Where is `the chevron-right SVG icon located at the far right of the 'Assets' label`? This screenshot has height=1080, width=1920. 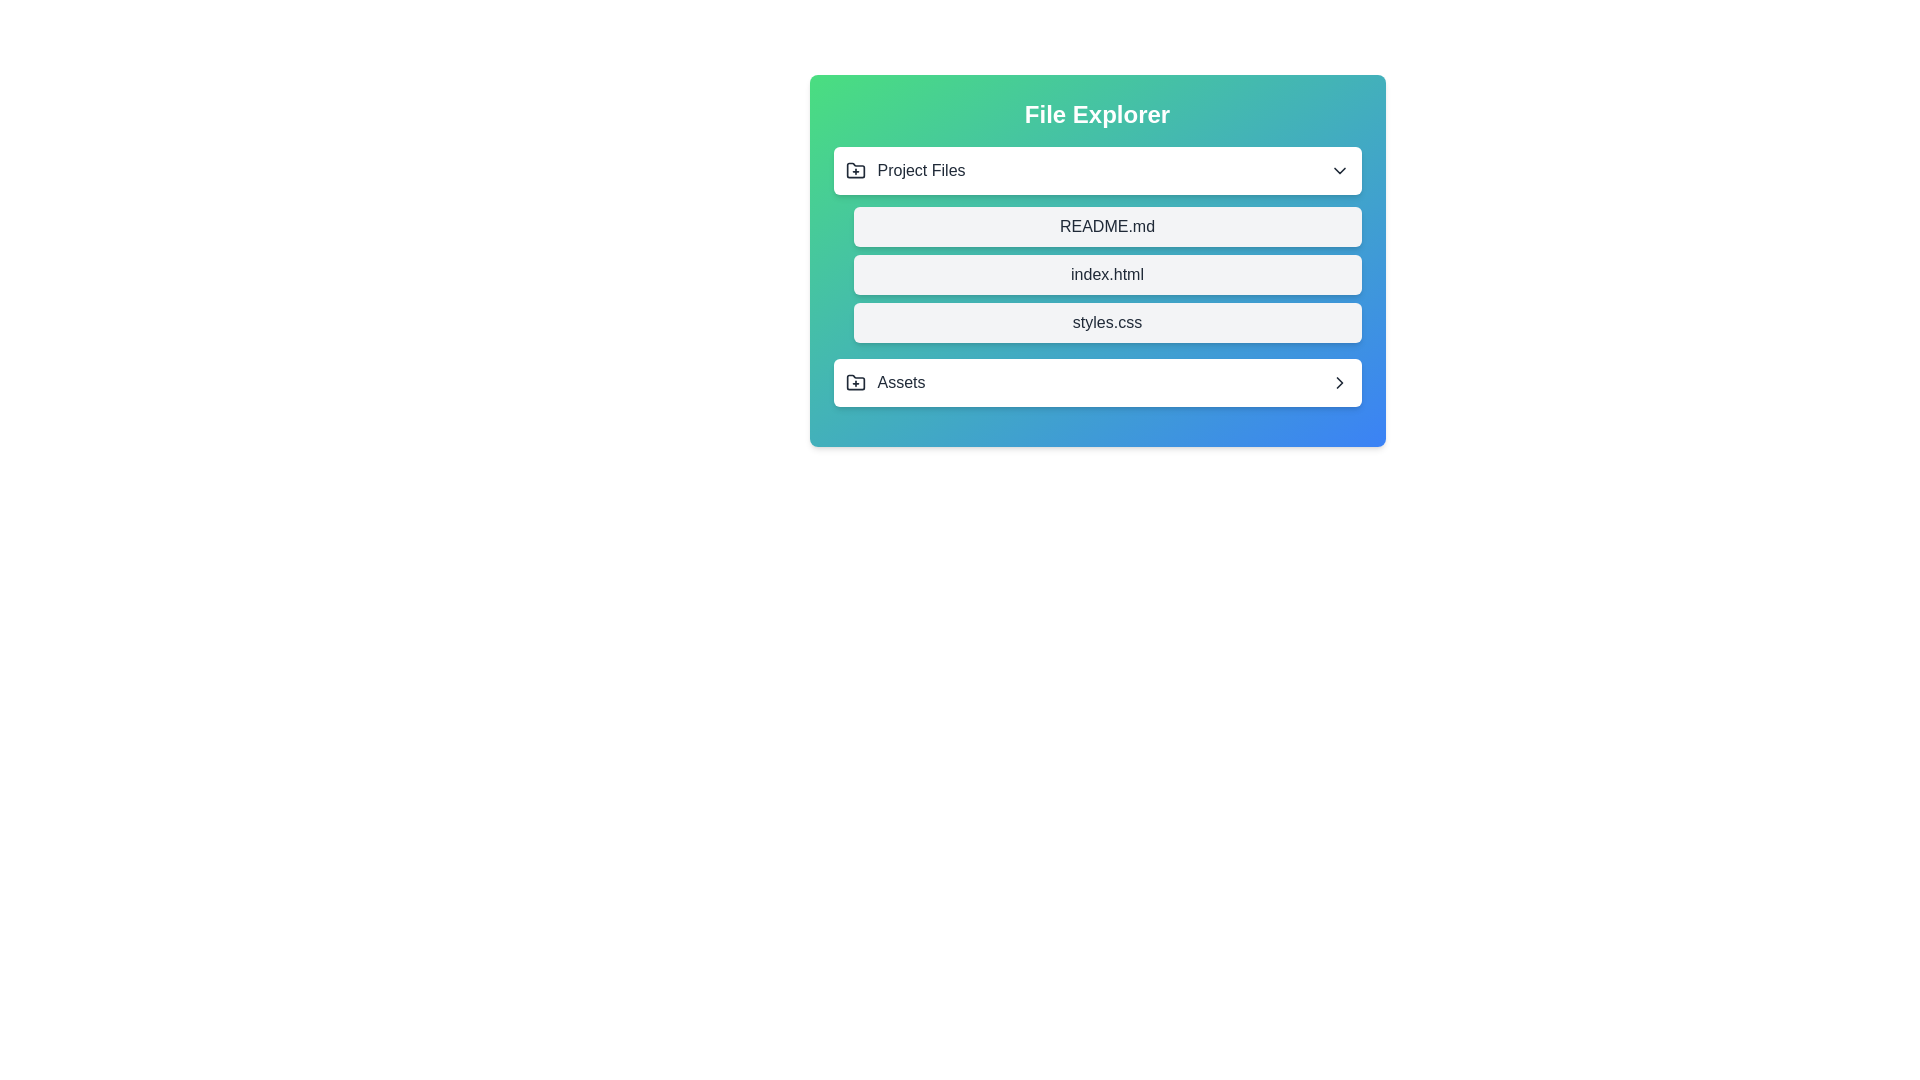 the chevron-right SVG icon located at the far right of the 'Assets' label is located at coordinates (1339, 382).